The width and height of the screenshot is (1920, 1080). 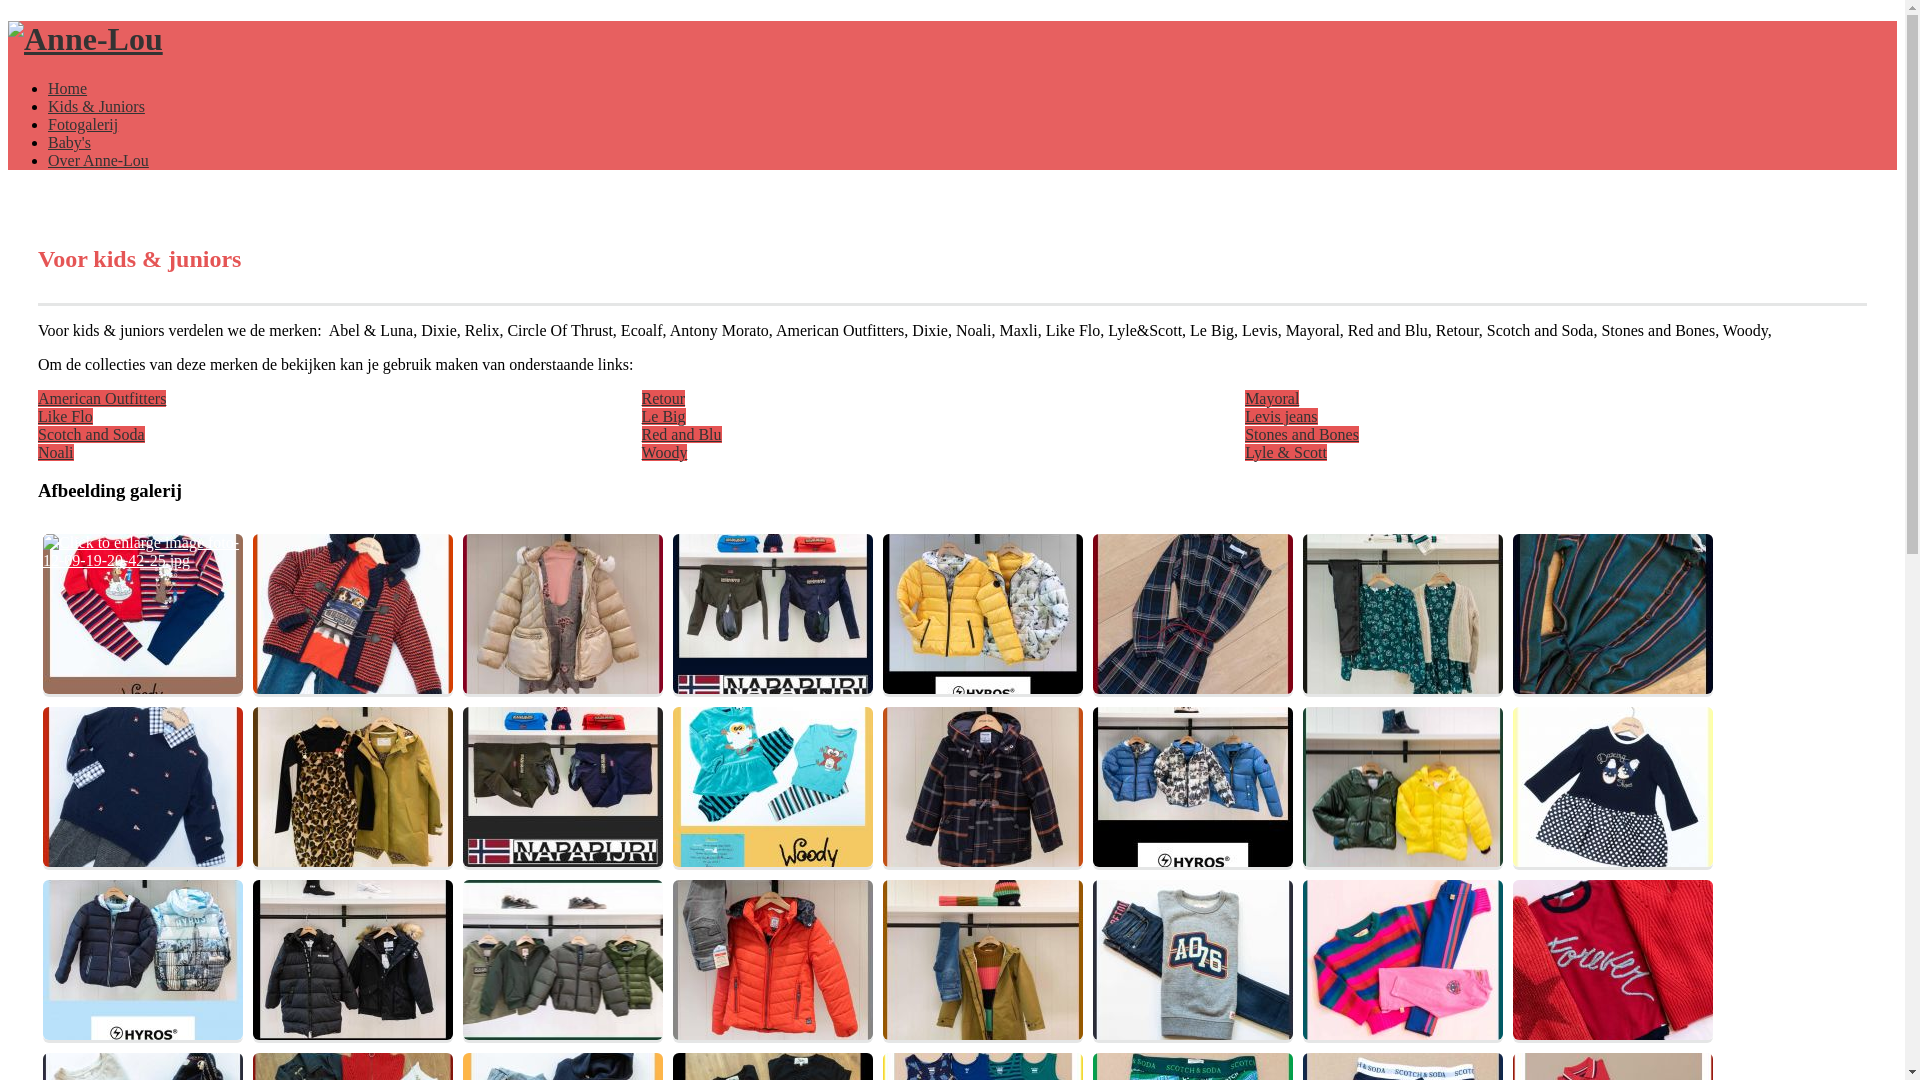 I want to click on 'Fotogalerij', so click(x=81, y=124).